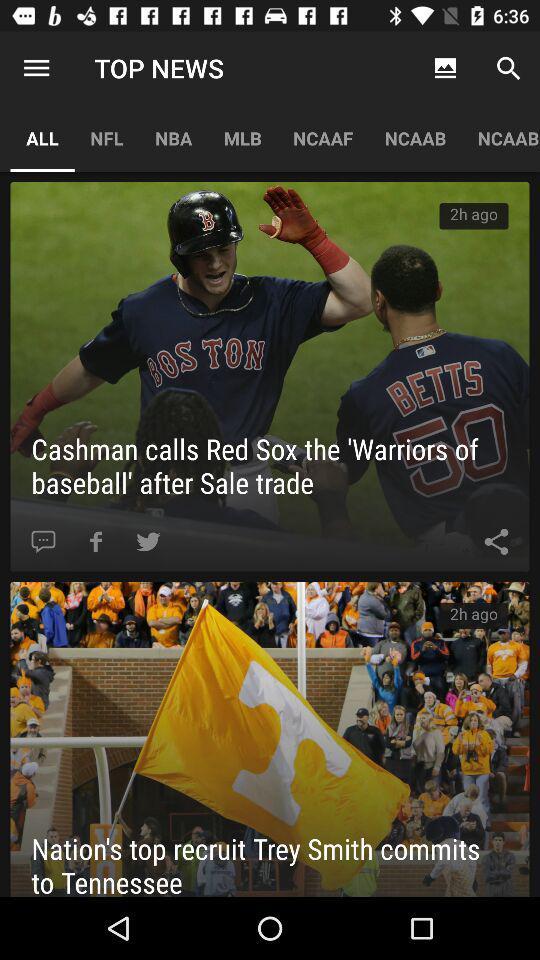 The image size is (540, 960). I want to click on the icon below the cashman calls red, so click(495, 541).